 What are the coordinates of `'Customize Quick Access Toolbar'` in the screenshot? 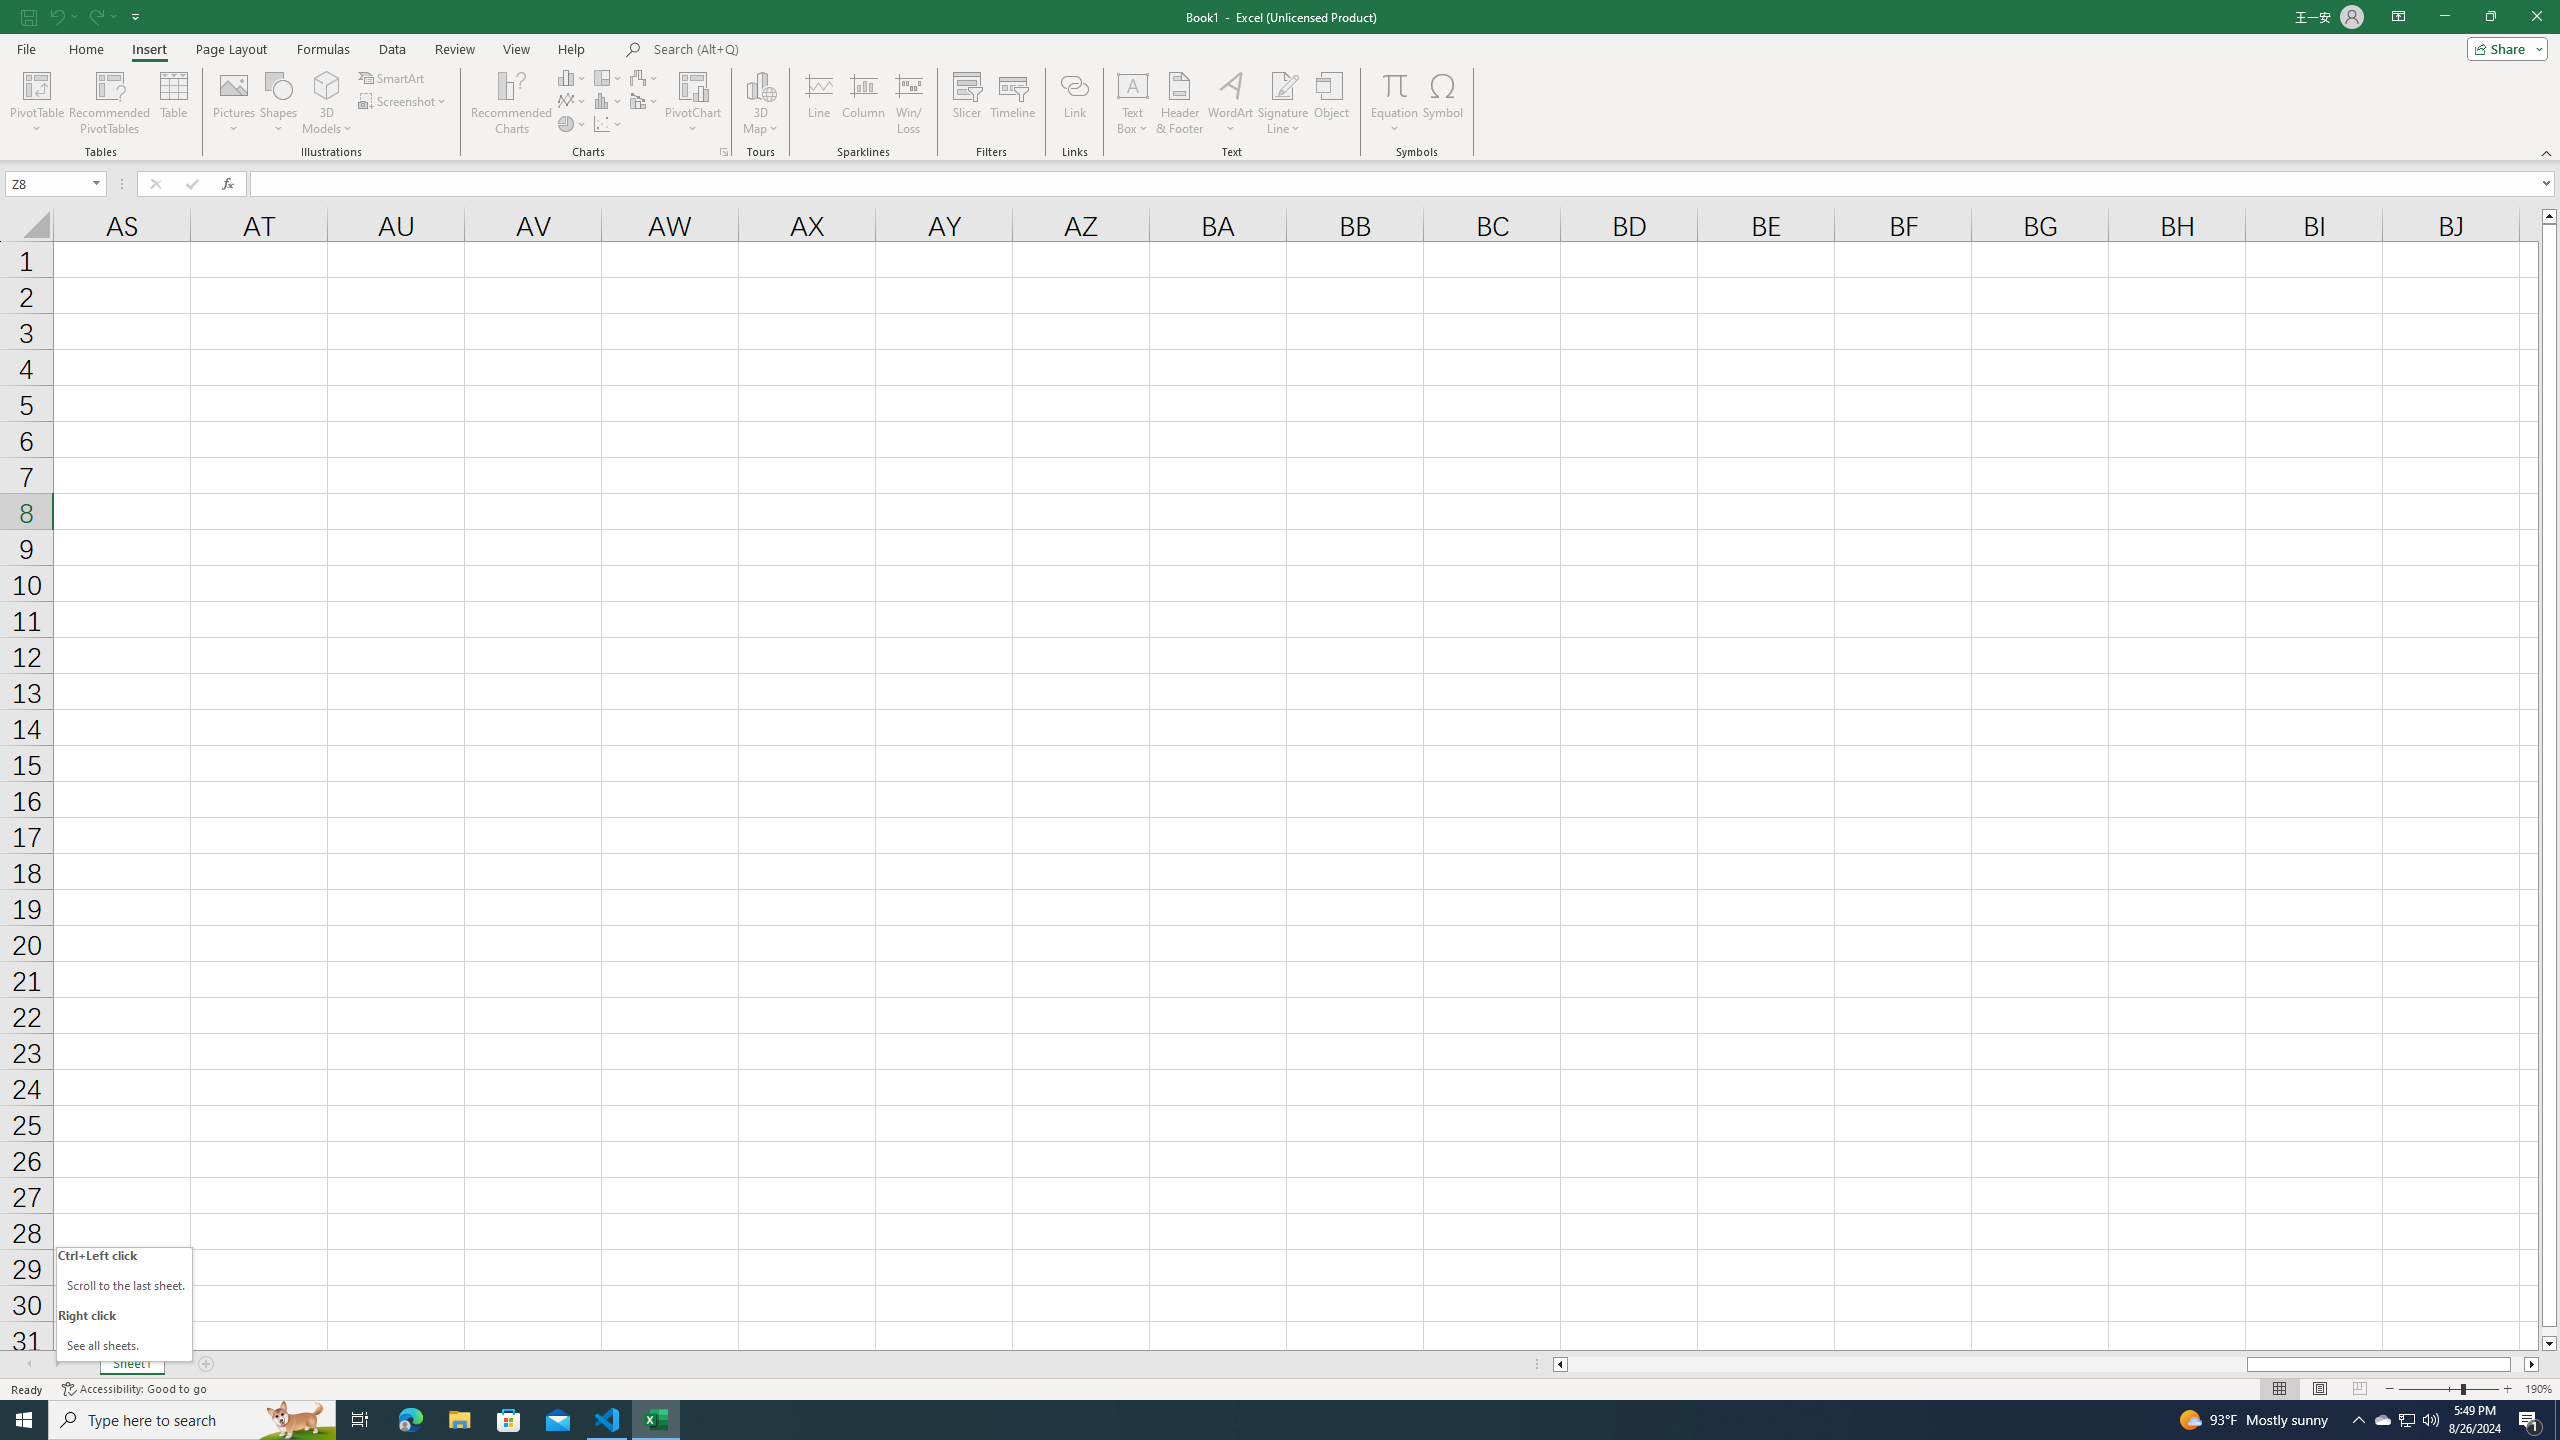 It's located at (135, 15).